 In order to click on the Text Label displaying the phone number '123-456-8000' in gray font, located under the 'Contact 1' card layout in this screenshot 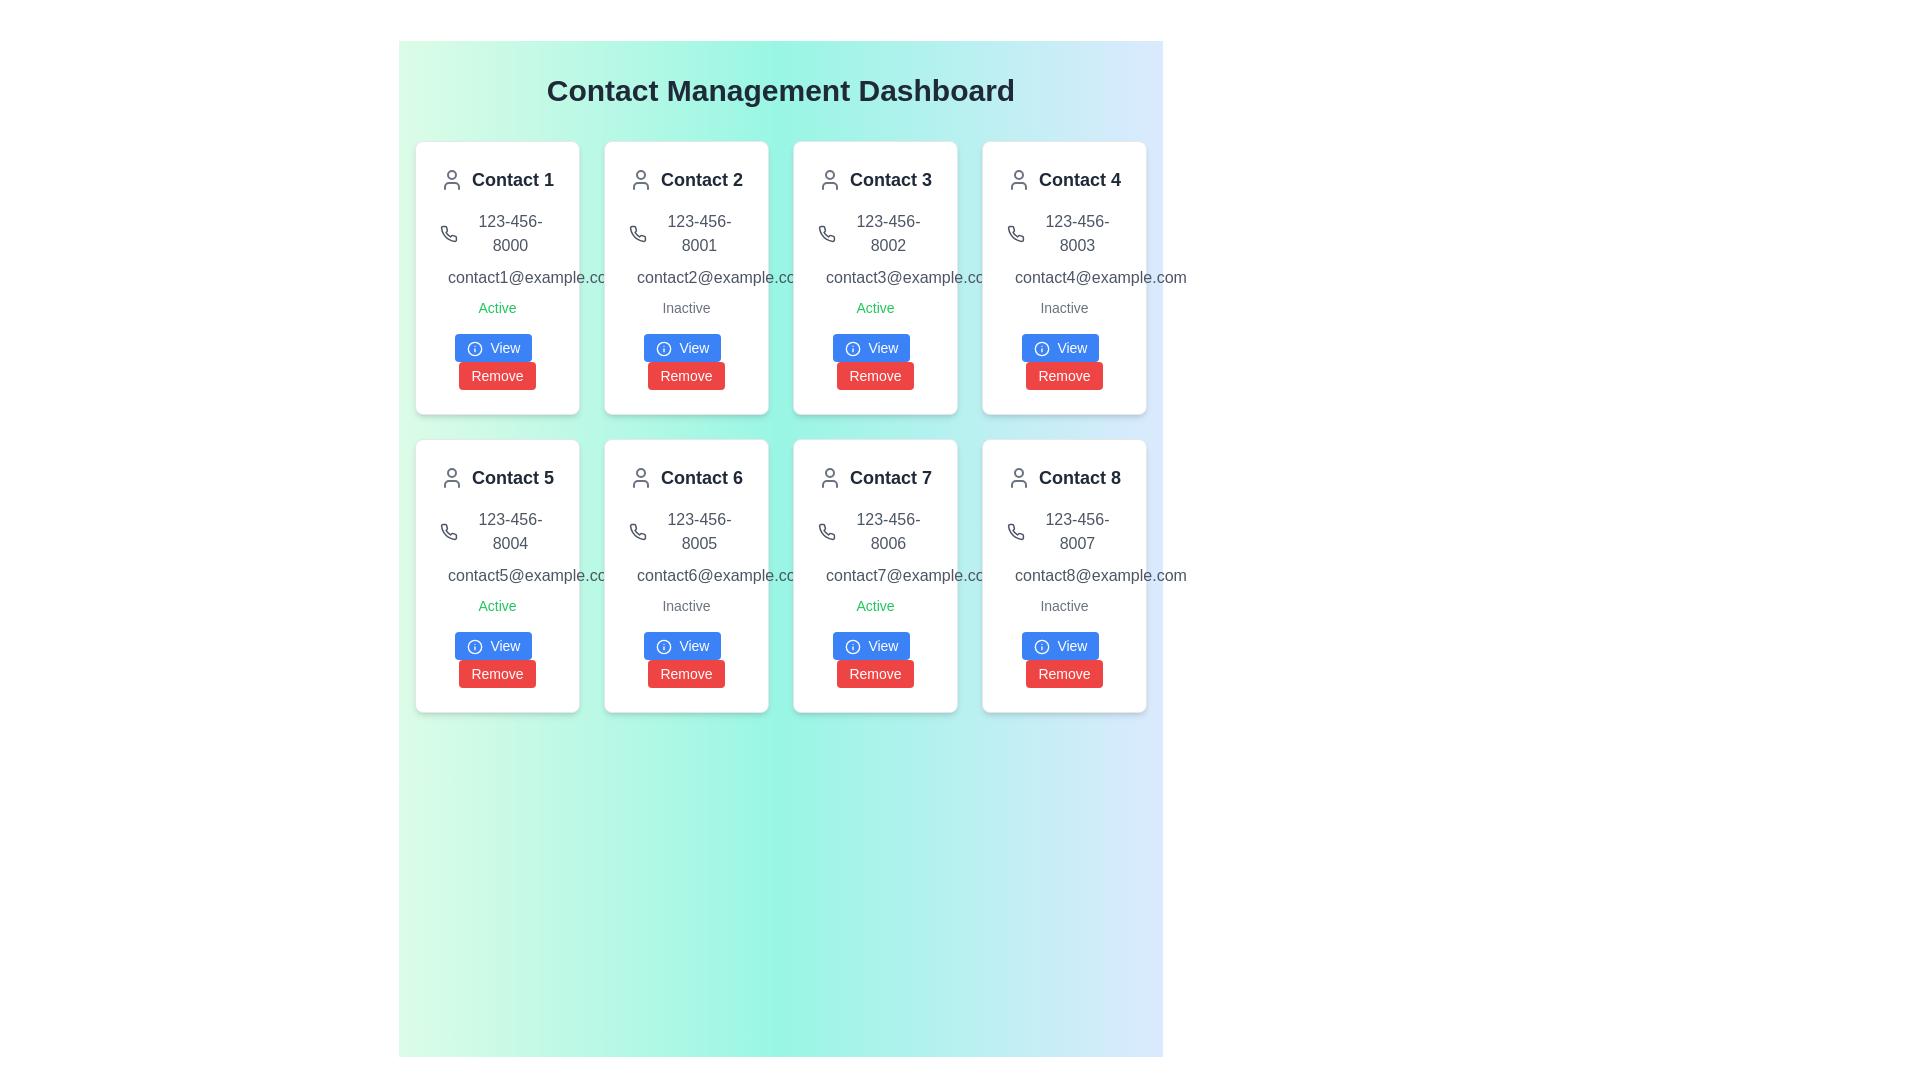, I will do `click(497, 233)`.